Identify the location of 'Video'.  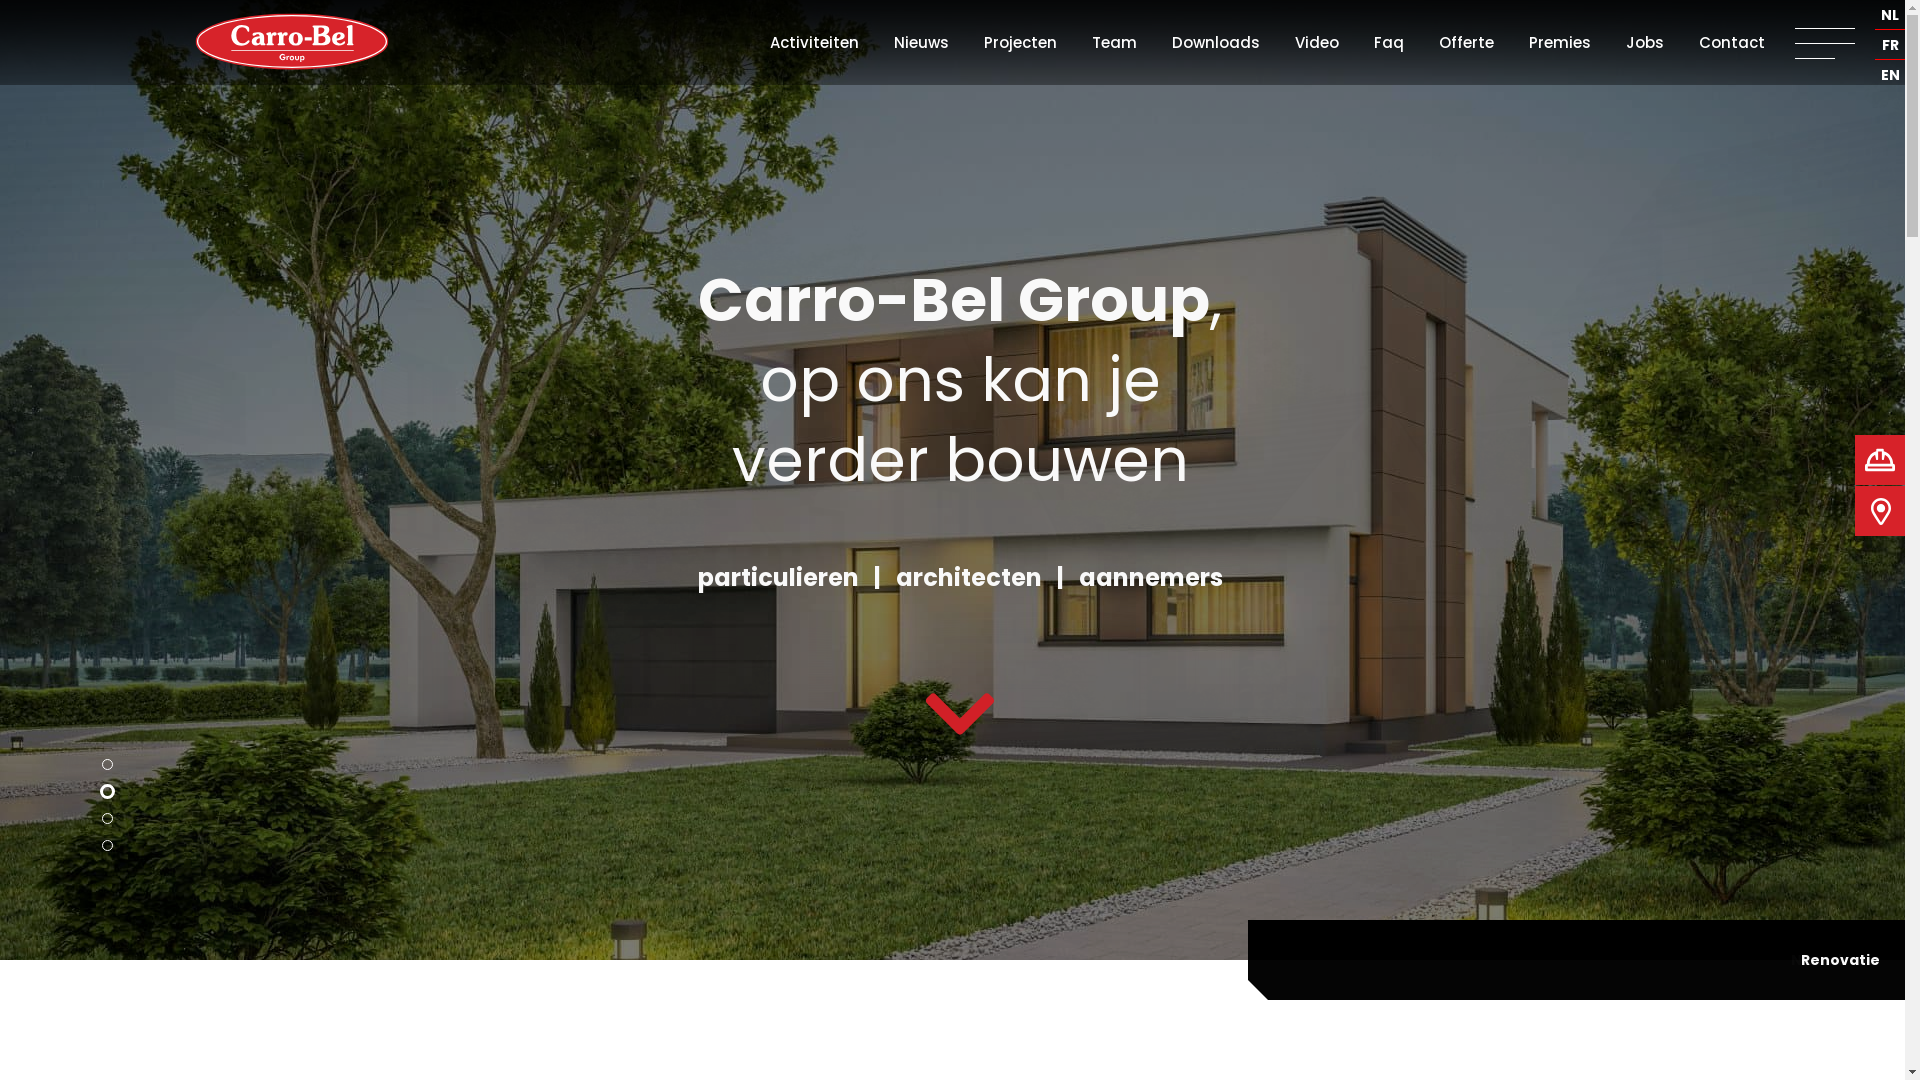
(1316, 42).